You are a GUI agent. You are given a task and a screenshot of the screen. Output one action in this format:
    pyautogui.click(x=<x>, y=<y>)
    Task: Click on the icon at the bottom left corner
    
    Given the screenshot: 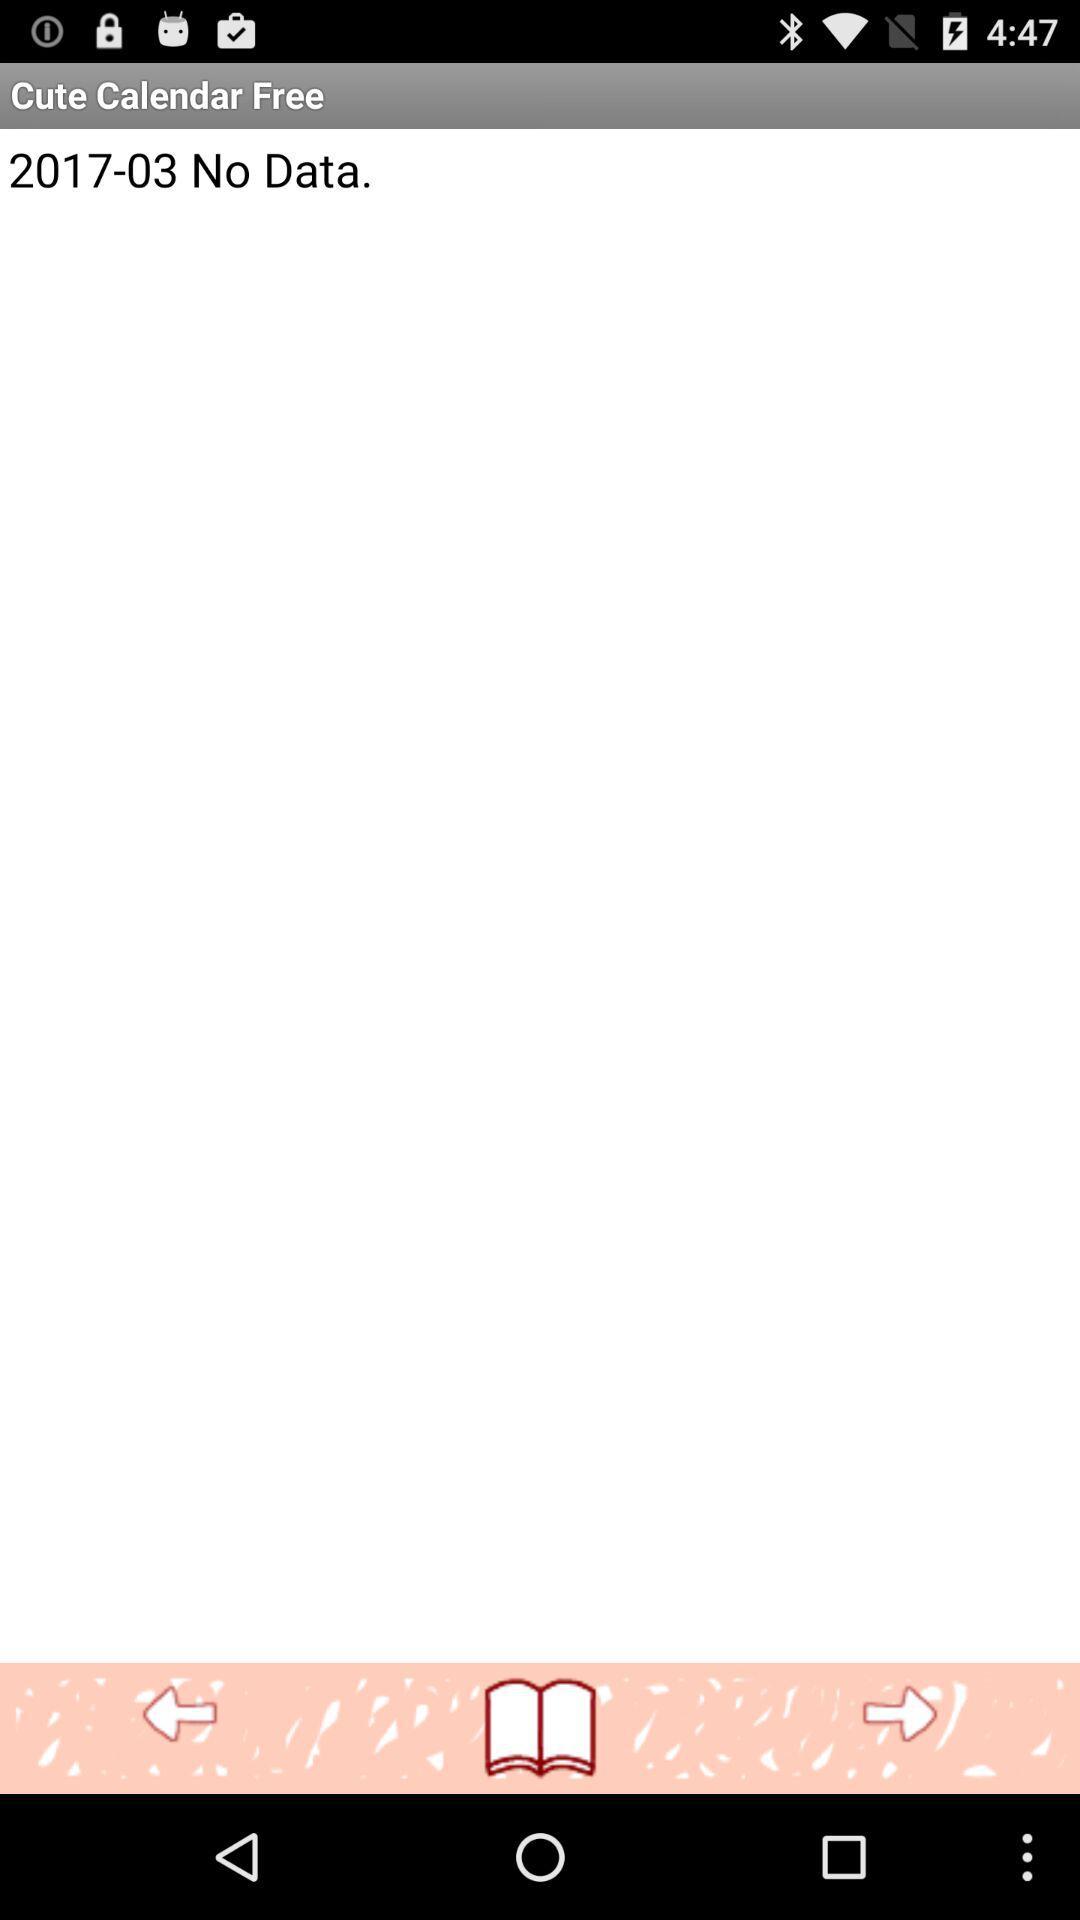 What is the action you would take?
    pyautogui.click(x=180, y=1714)
    